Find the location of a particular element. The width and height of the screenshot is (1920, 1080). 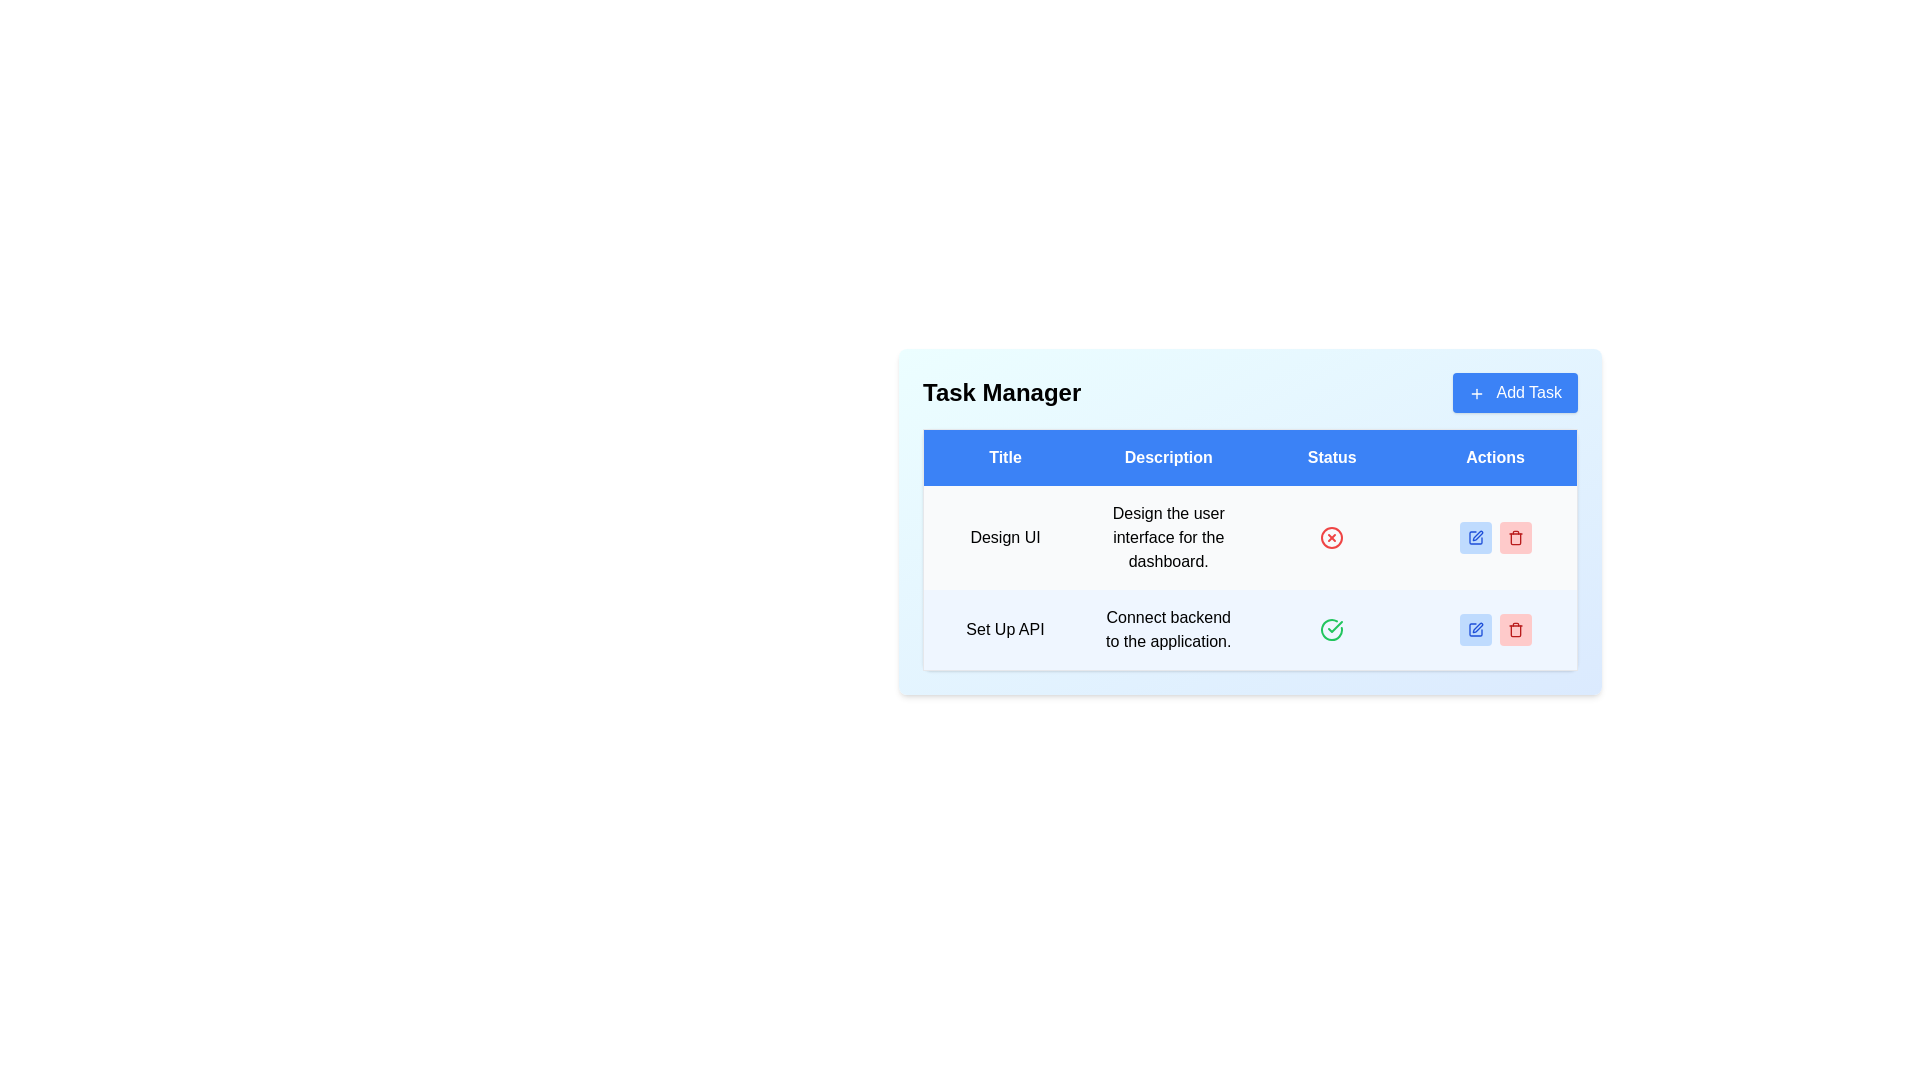

the green circular icon with a checkmark in the 'Status' column for the task 'Set Up API' is located at coordinates (1335, 626).